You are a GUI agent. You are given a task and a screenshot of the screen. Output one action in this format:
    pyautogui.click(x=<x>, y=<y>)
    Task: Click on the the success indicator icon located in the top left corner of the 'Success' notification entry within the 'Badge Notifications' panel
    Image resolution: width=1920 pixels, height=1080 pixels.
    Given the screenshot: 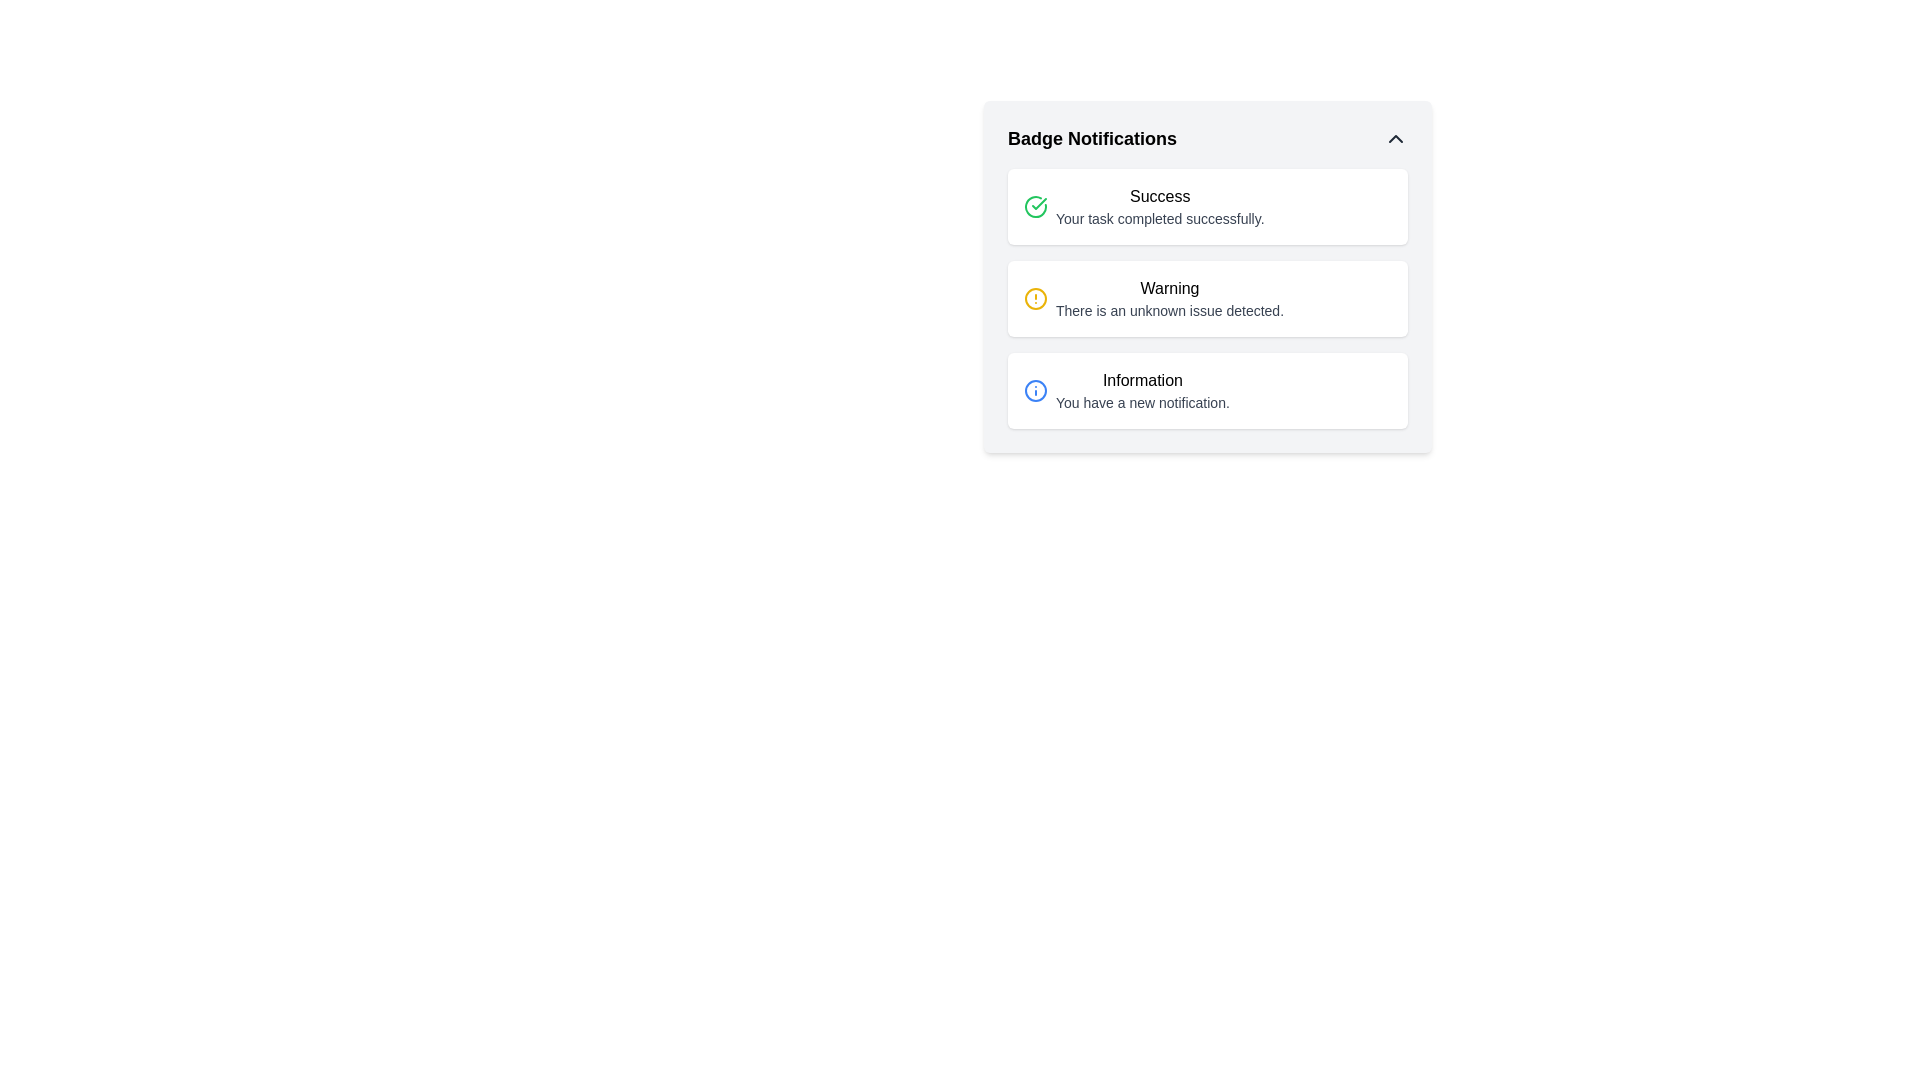 What is the action you would take?
    pyautogui.click(x=1036, y=207)
    